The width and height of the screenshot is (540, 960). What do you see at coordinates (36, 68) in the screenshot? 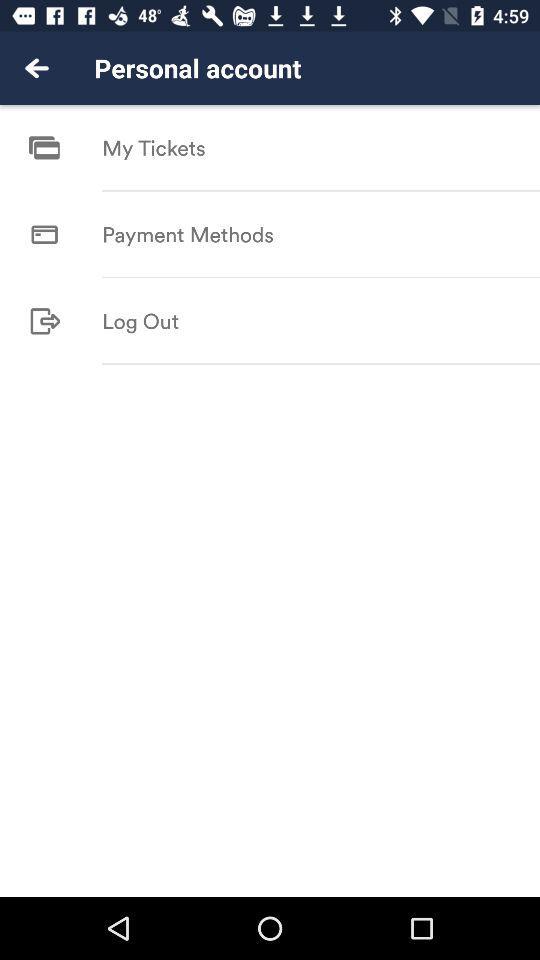
I see `item next to the personal account item` at bounding box center [36, 68].